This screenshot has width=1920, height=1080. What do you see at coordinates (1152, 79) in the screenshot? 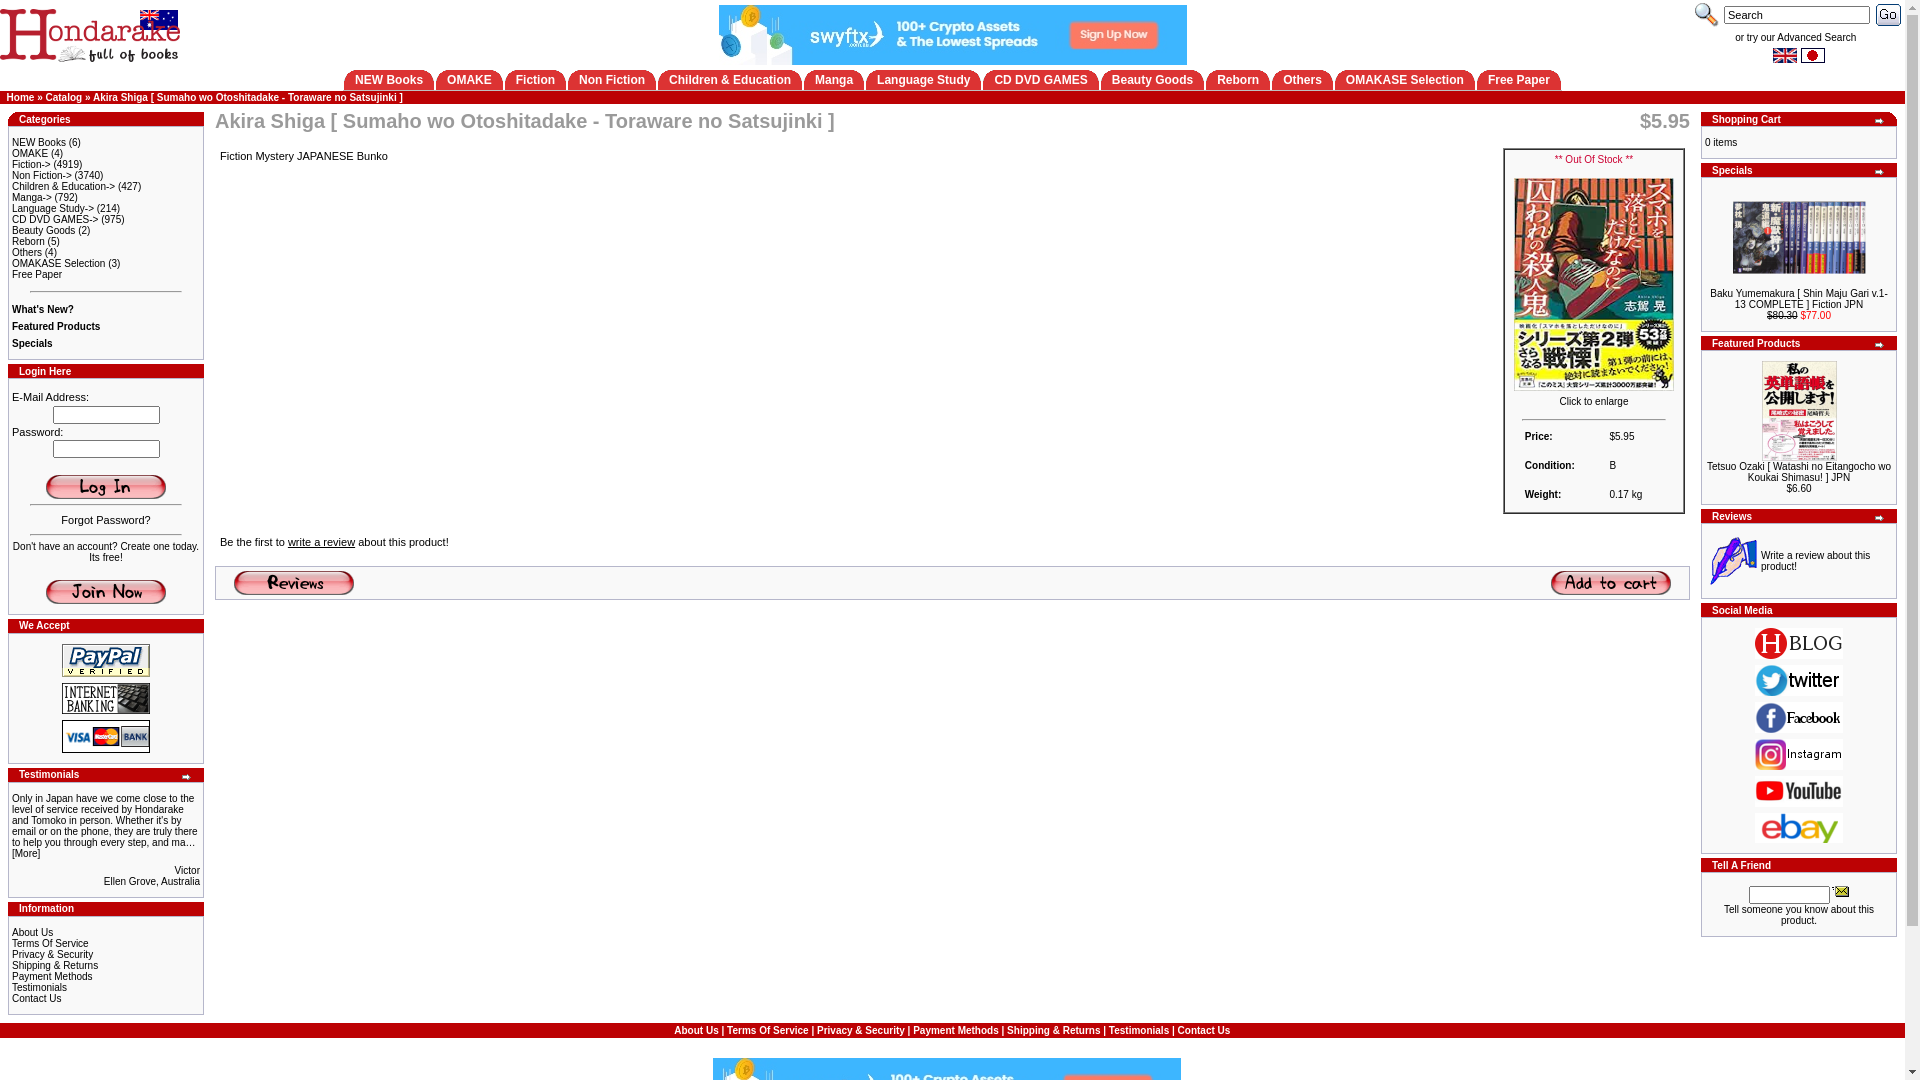
I see `'Beauty Goods'` at bounding box center [1152, 79].